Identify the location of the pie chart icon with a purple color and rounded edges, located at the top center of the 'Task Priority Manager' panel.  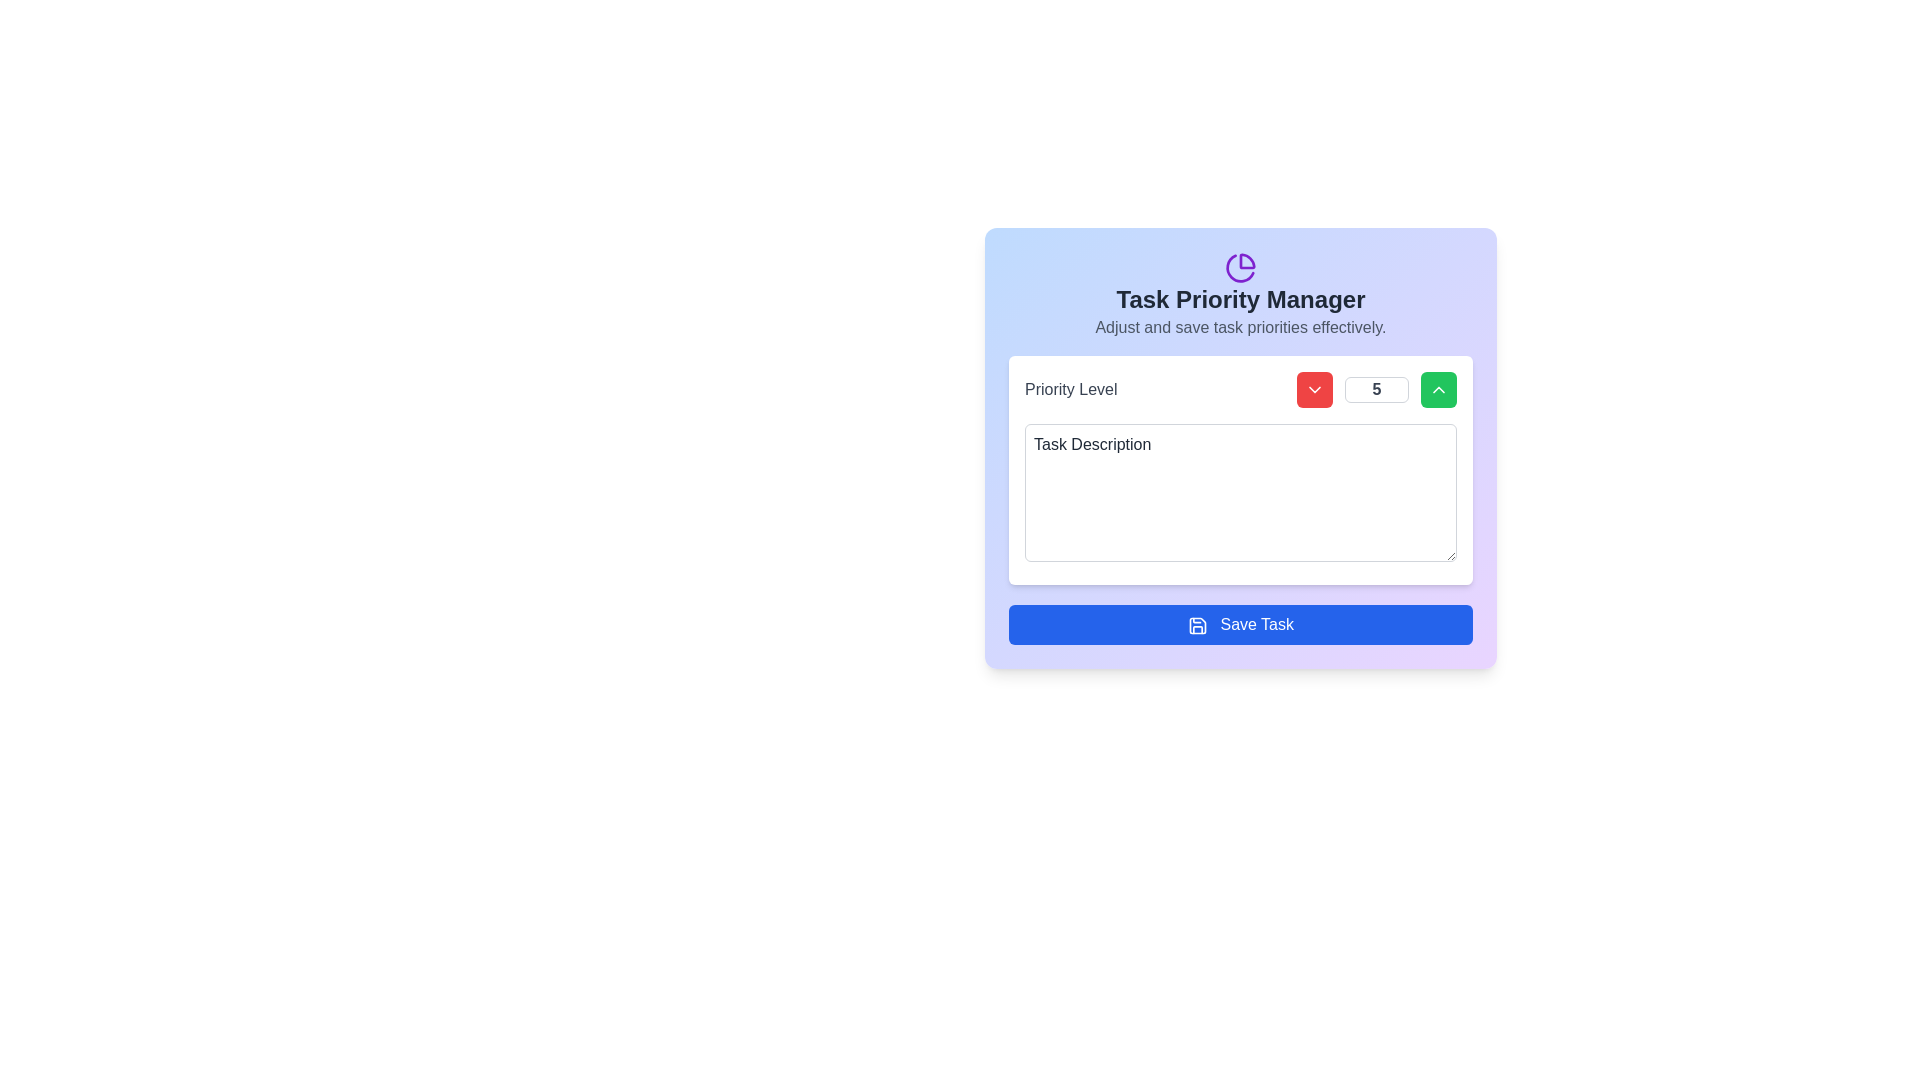
(1240, 266).